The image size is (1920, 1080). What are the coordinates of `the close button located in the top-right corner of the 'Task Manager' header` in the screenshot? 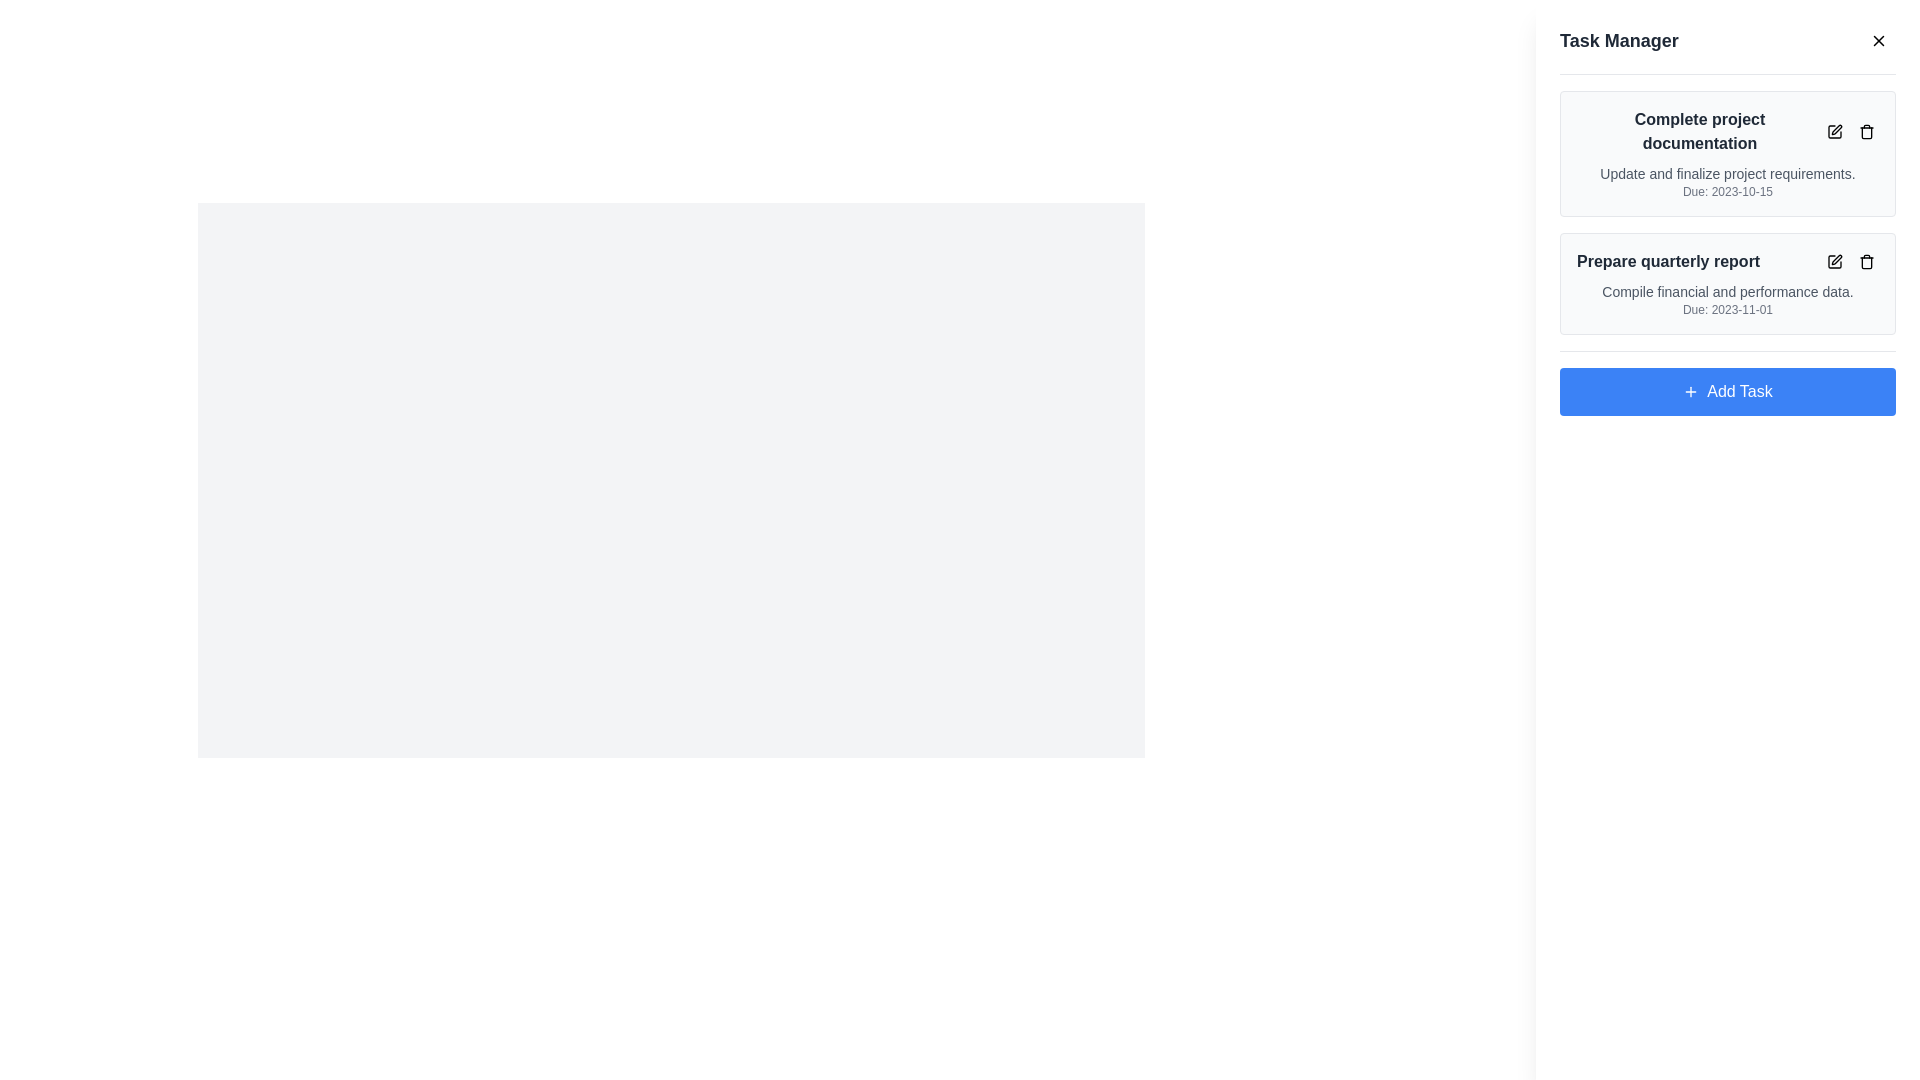 It's located at (1877, 41).